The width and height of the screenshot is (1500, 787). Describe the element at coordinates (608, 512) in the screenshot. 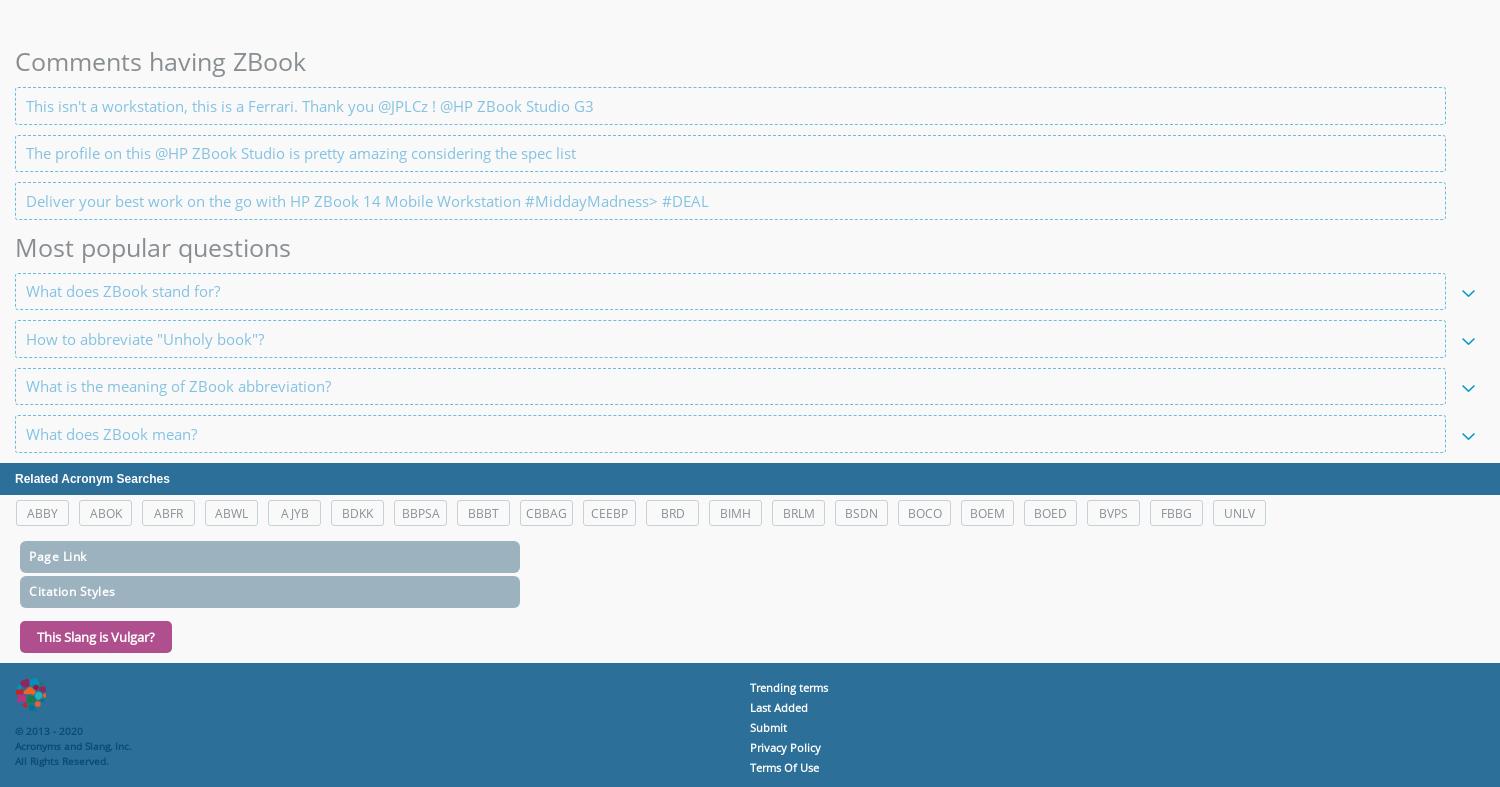

I see `'CEEBP'` at that location.